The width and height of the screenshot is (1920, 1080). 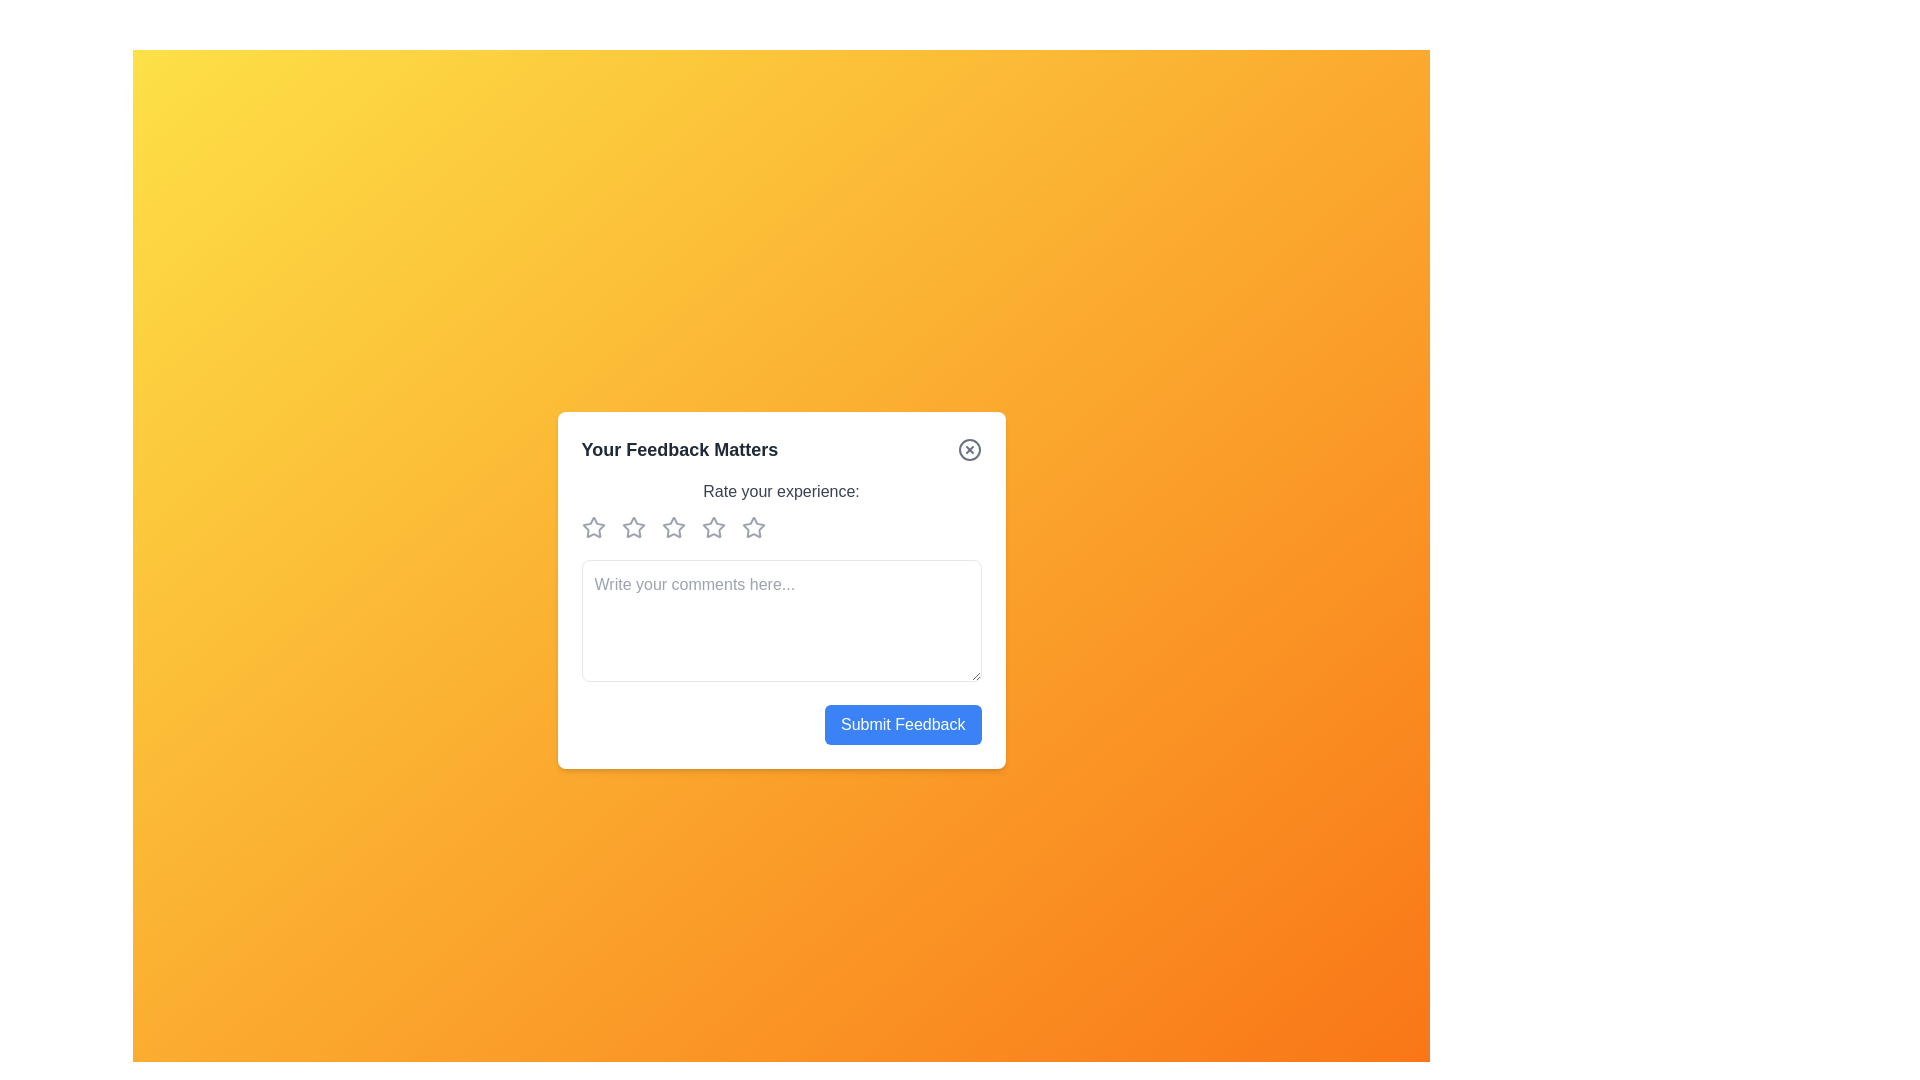 What do you see at coordinates (677, 526) in the screenshot?
I see `the rating to 3 stars by clicking on the corresponding star` at bounding box center [677, 526].